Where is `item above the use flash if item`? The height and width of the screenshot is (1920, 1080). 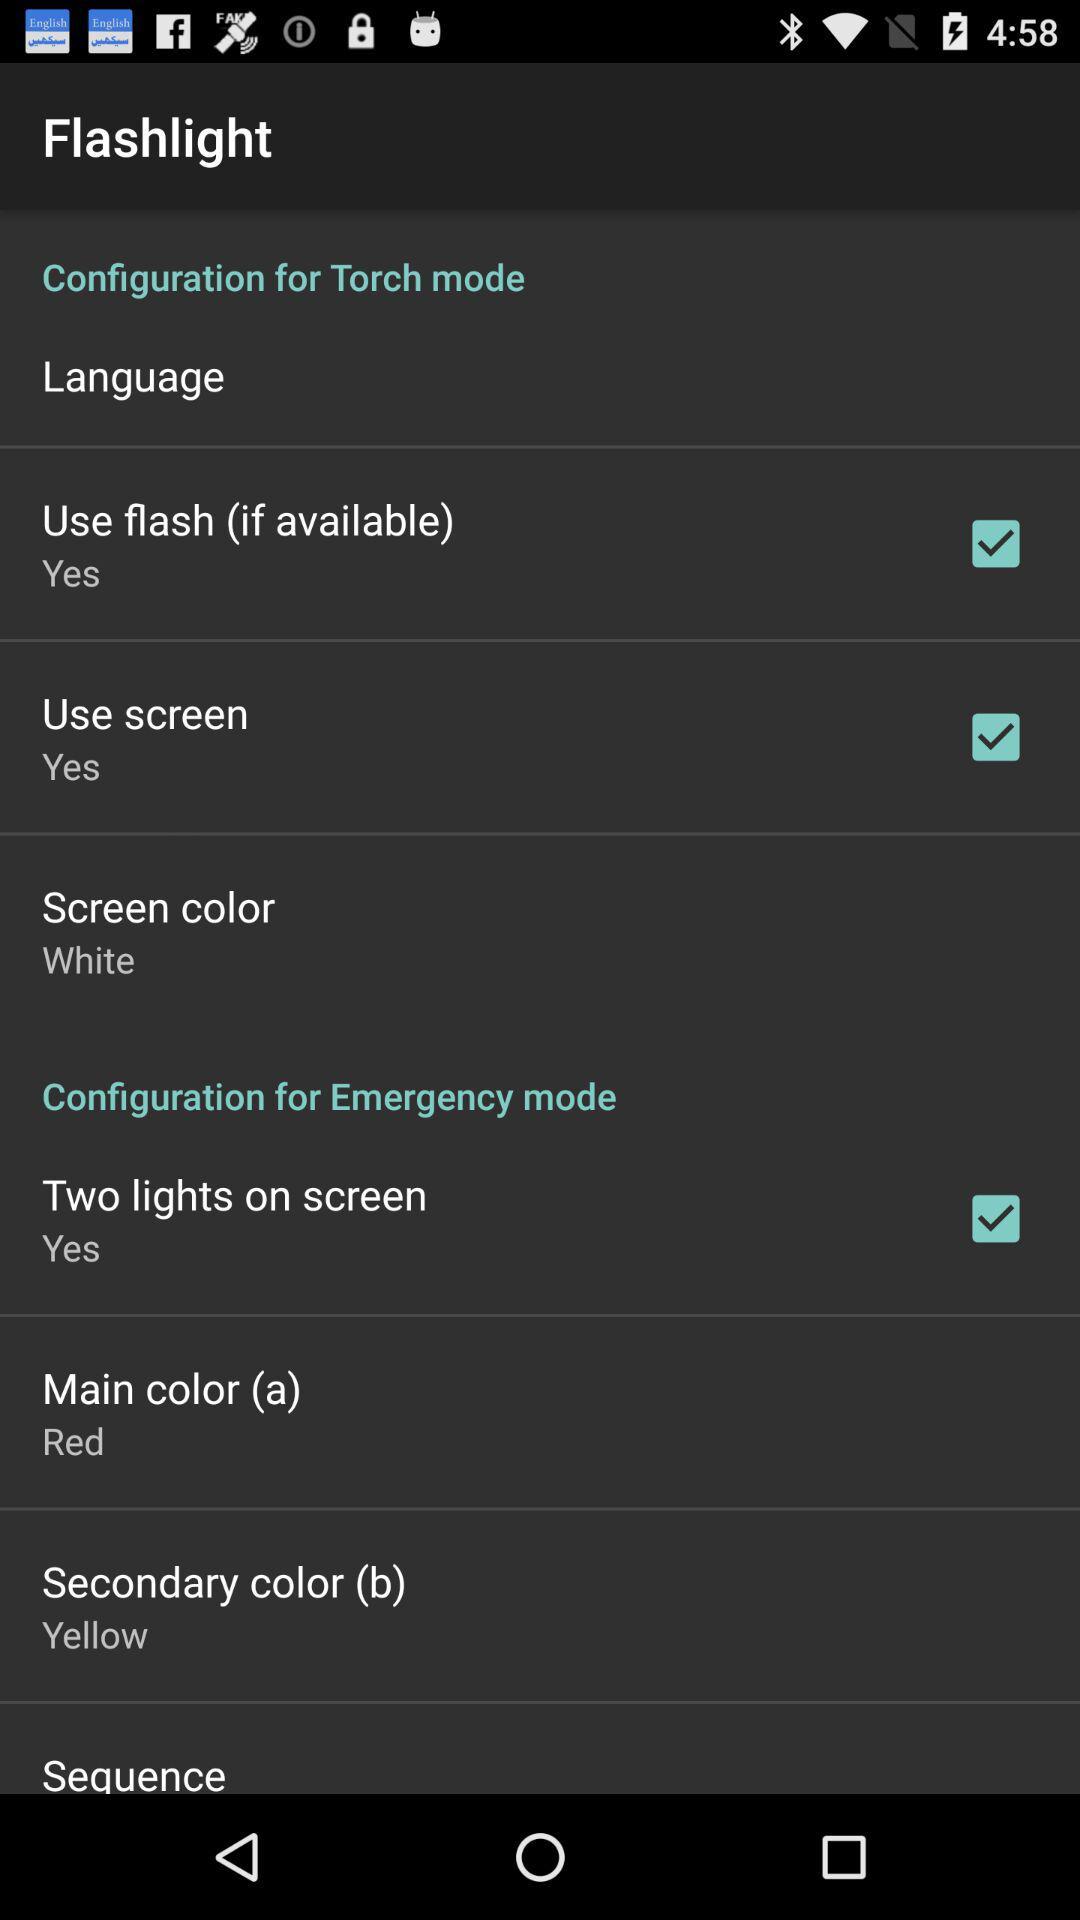
item above the use flash if item is located at coordinates (133, 374).